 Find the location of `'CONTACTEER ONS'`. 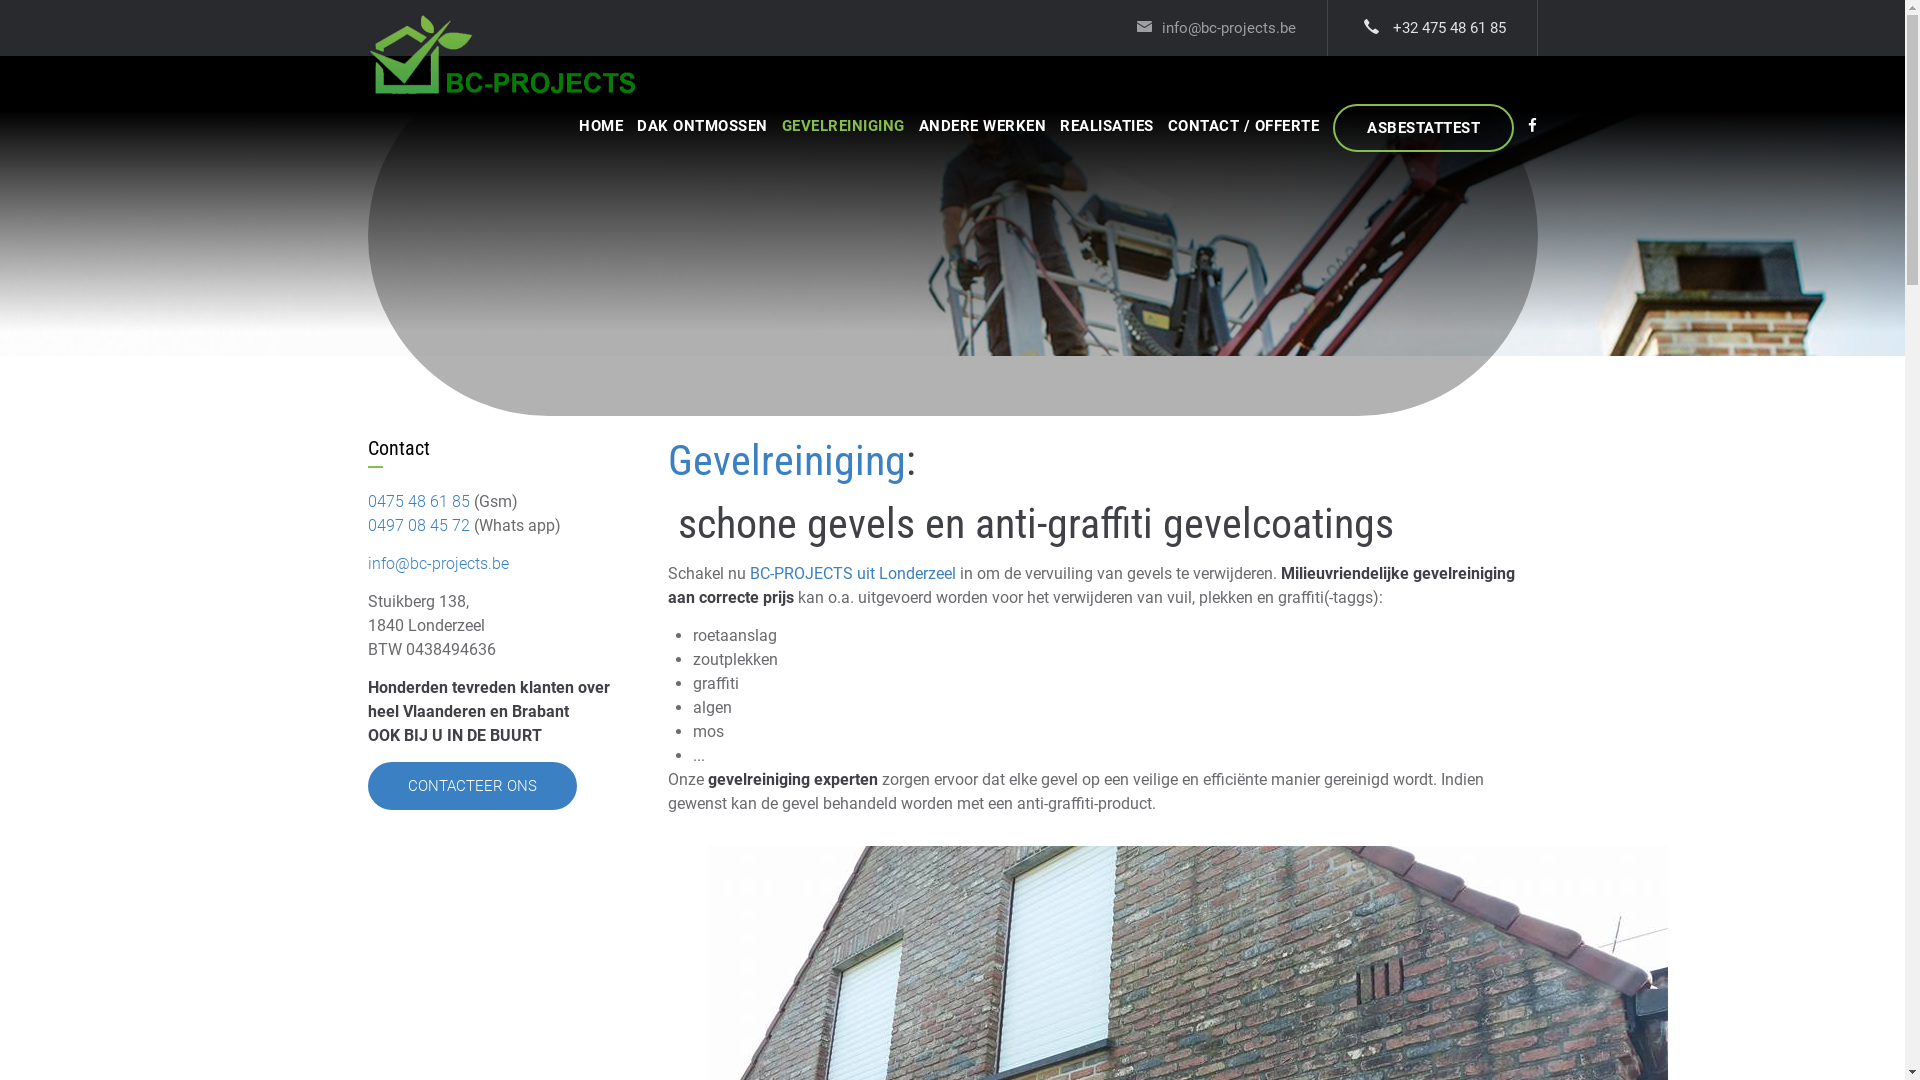

'CONTACTEER ONS' is located at coordinates (471, 785).